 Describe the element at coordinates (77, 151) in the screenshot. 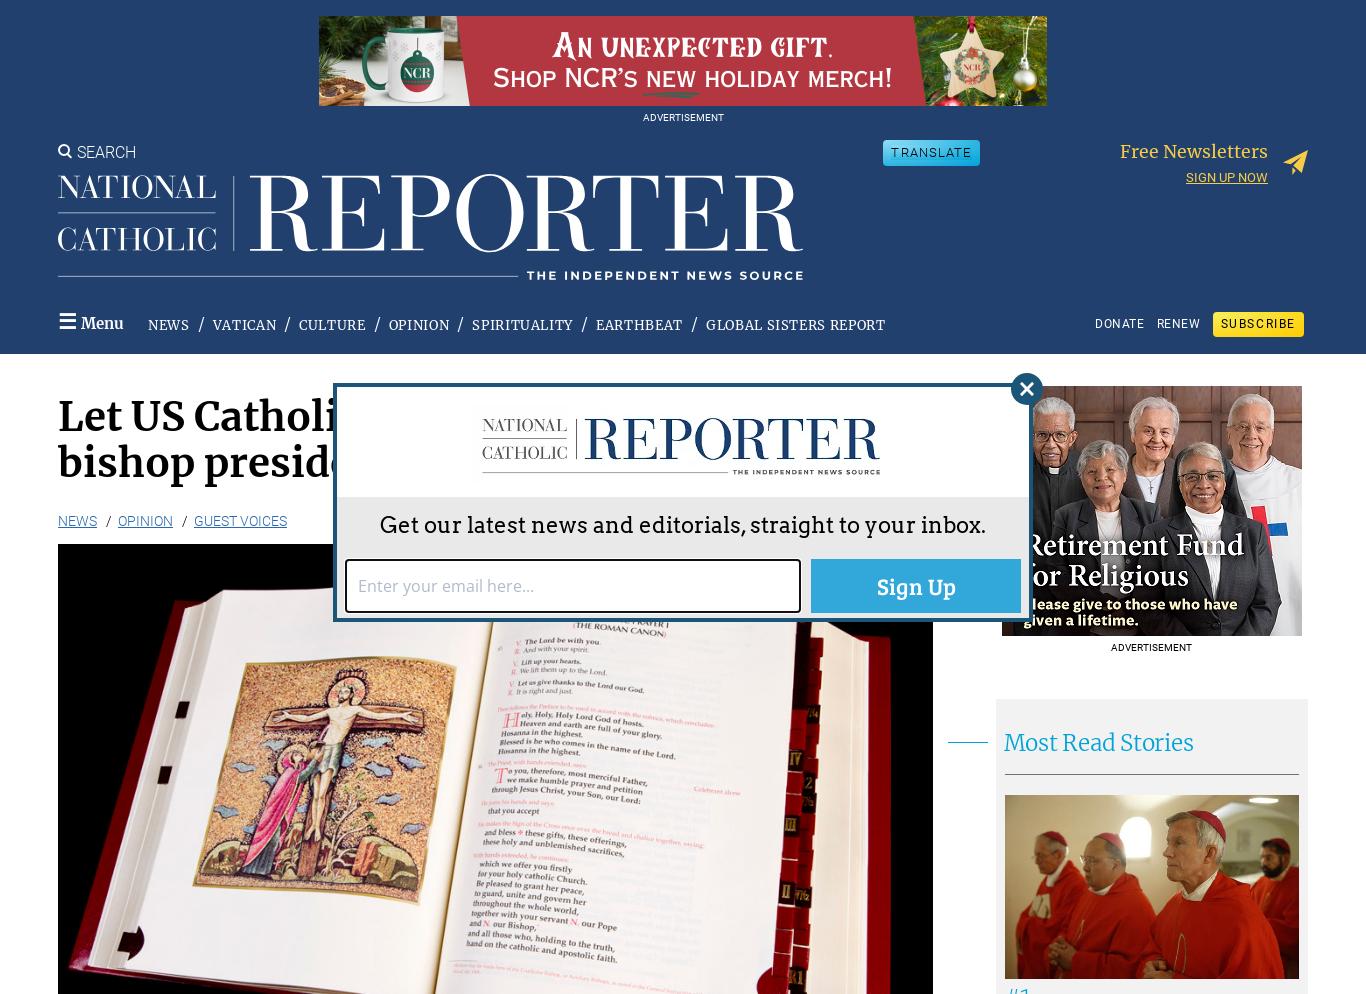

I see `'Search'` at that location.